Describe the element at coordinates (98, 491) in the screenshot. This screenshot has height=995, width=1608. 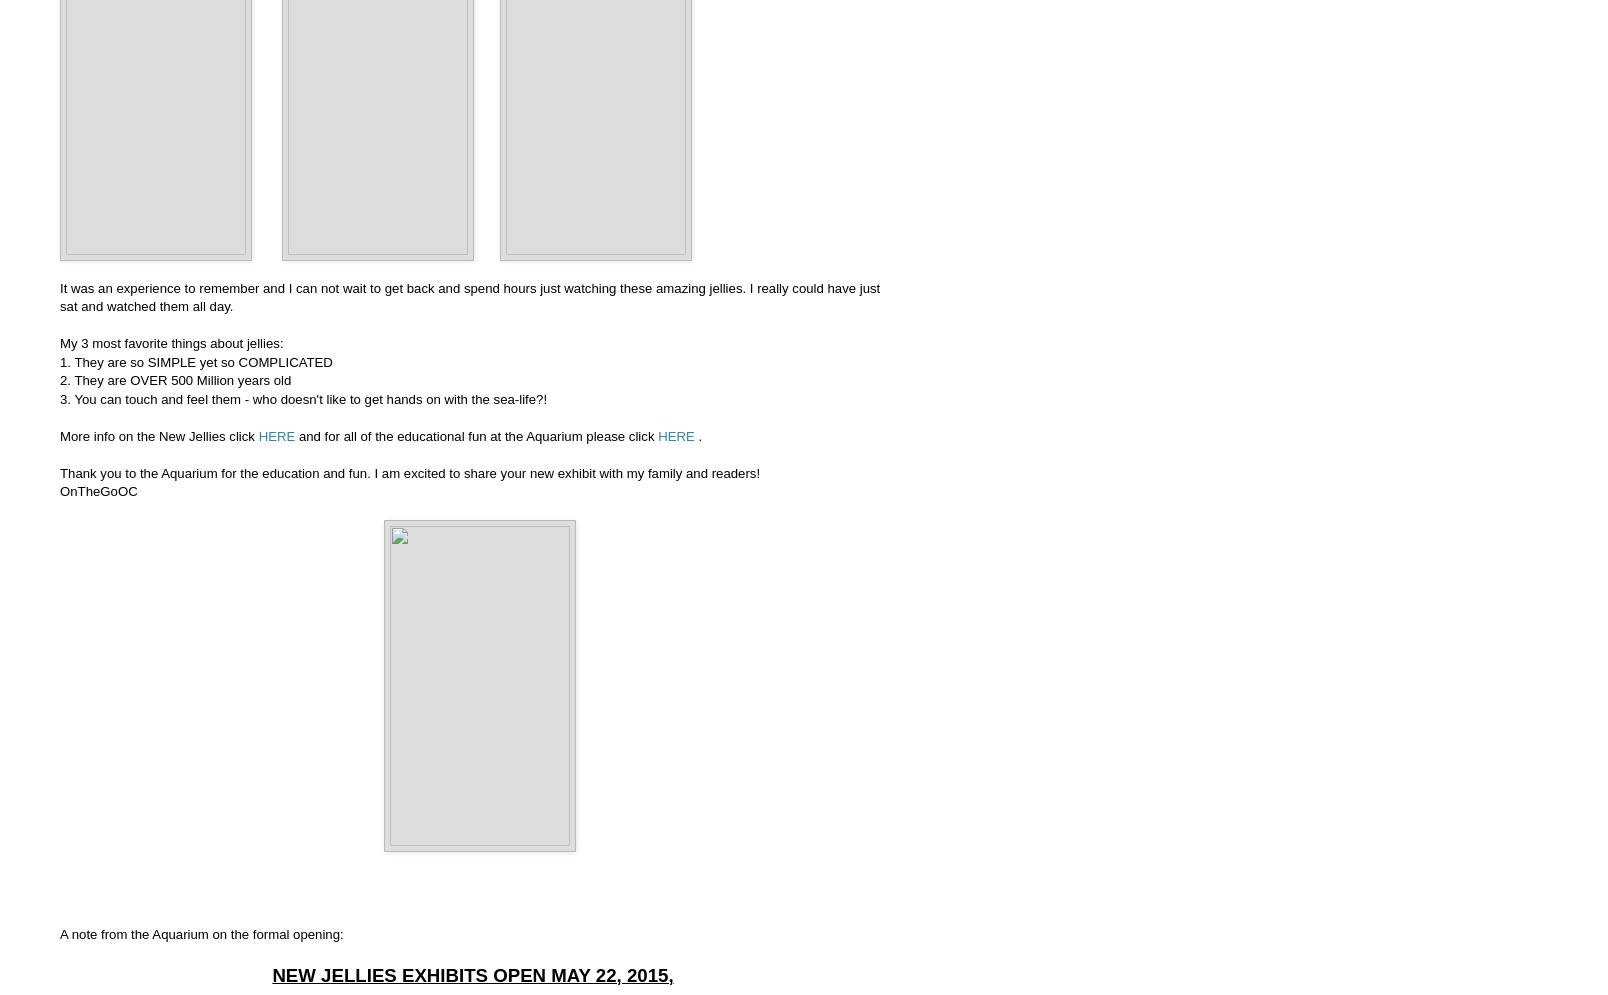
I see `'OnTheGoOC'` at that location.